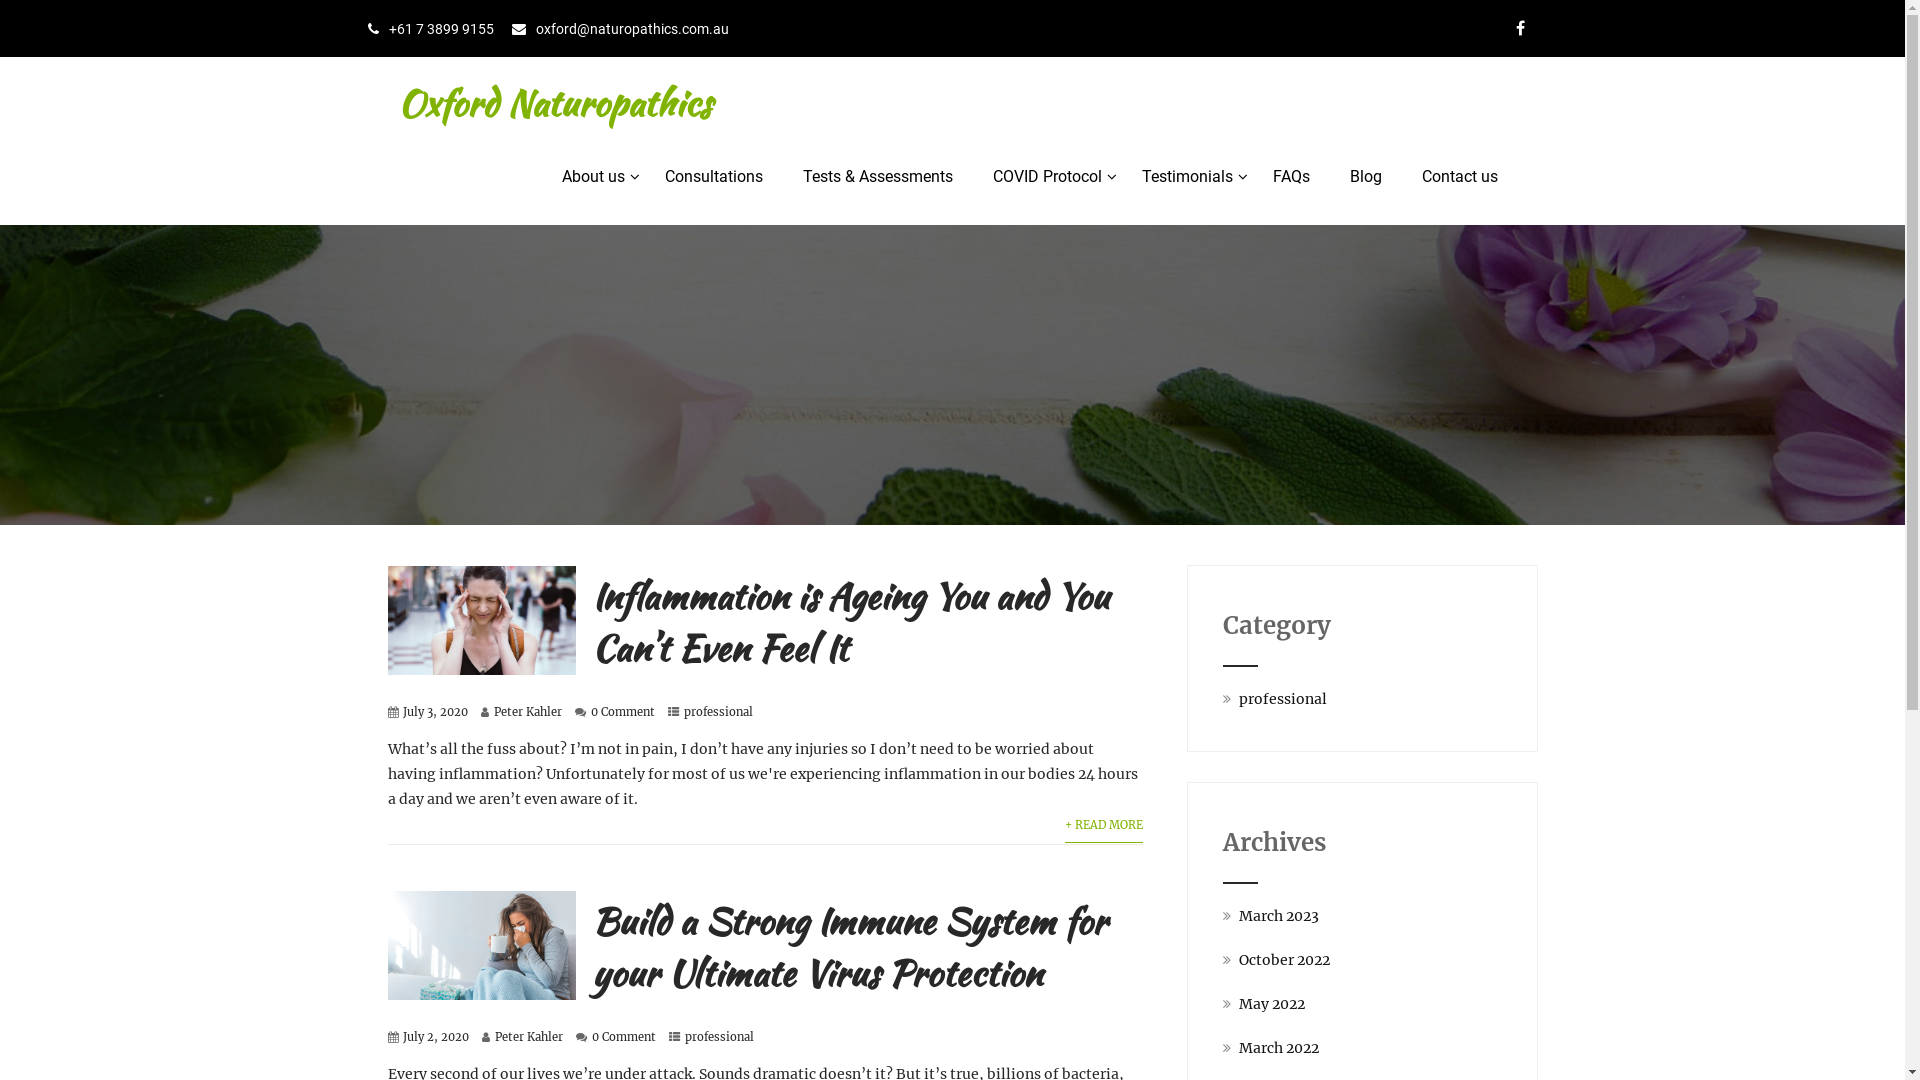 This screenshot has width=1920, height=1080. What do you see at coordinates (592, 176) in the screenshot?
I see `'About us'` at bounding box center [592, 176].